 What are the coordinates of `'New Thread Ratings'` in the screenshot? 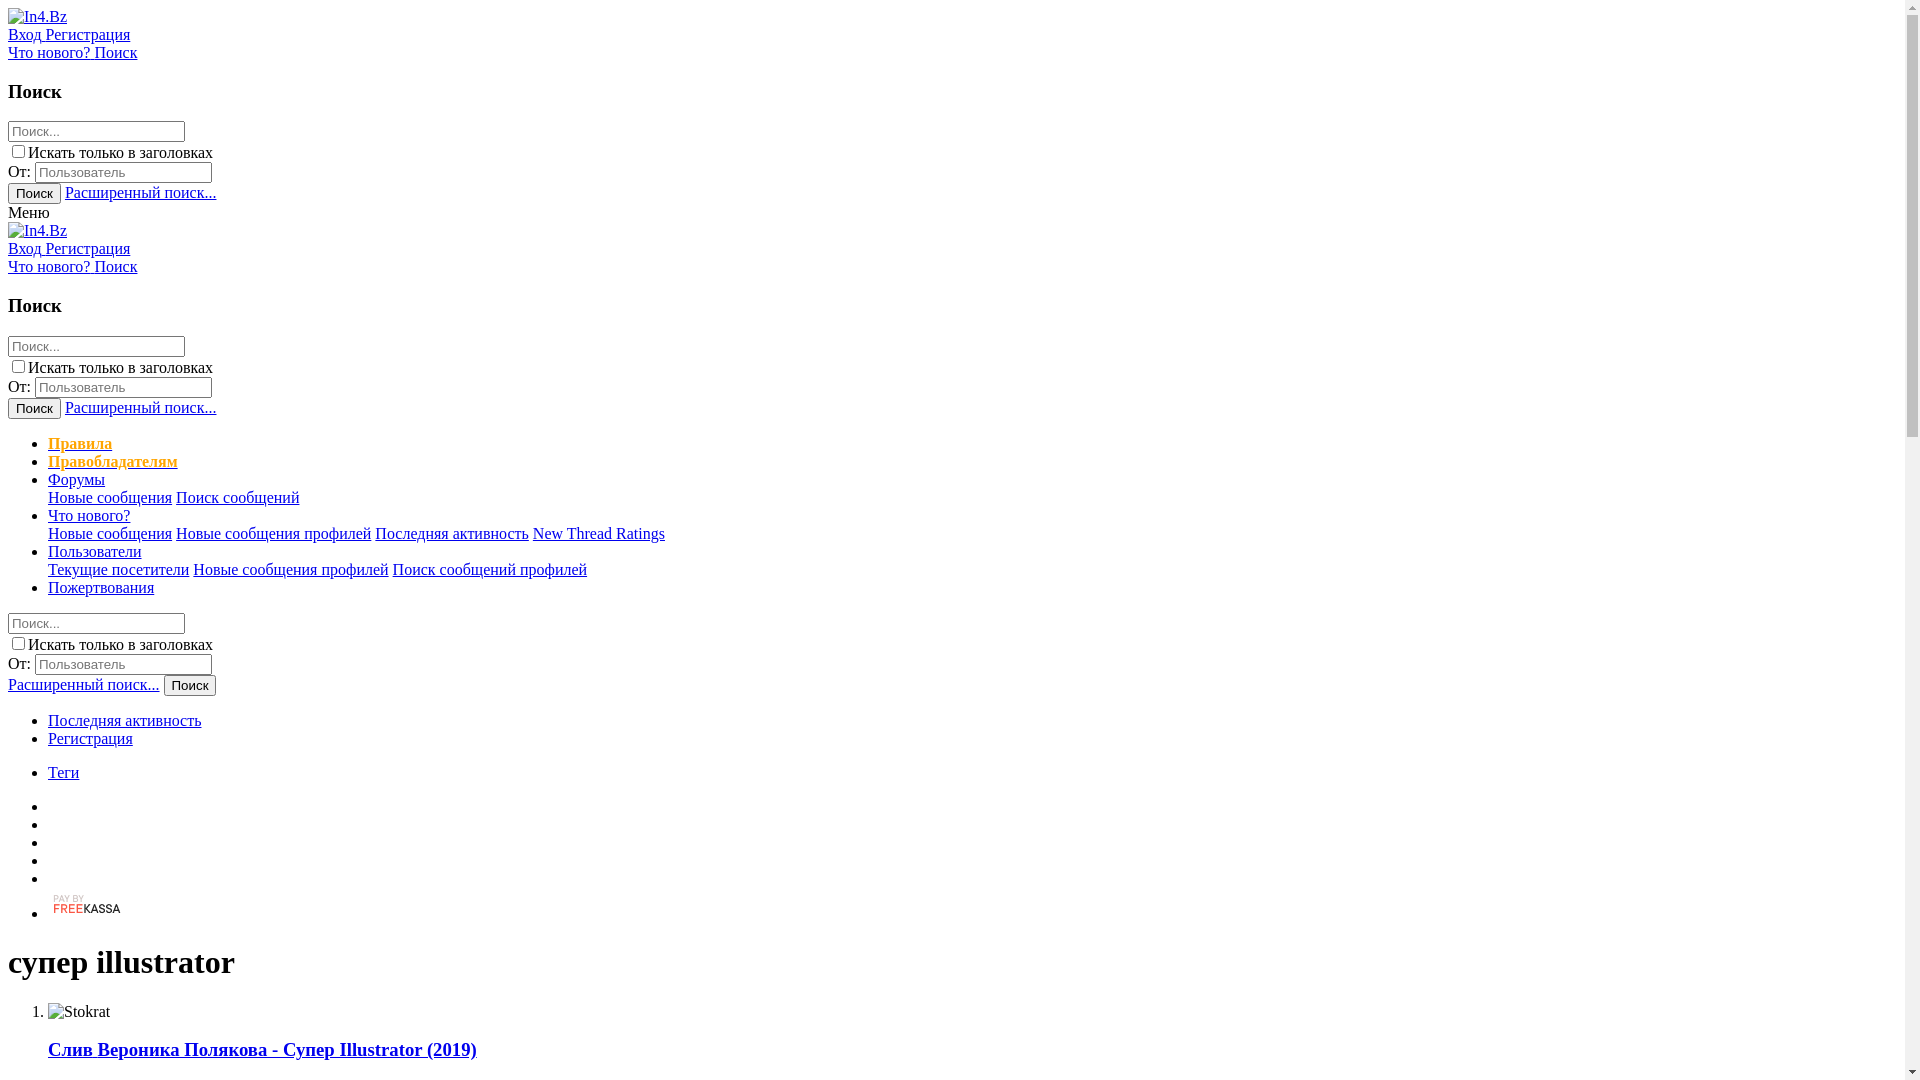 It's located at (532, 532).